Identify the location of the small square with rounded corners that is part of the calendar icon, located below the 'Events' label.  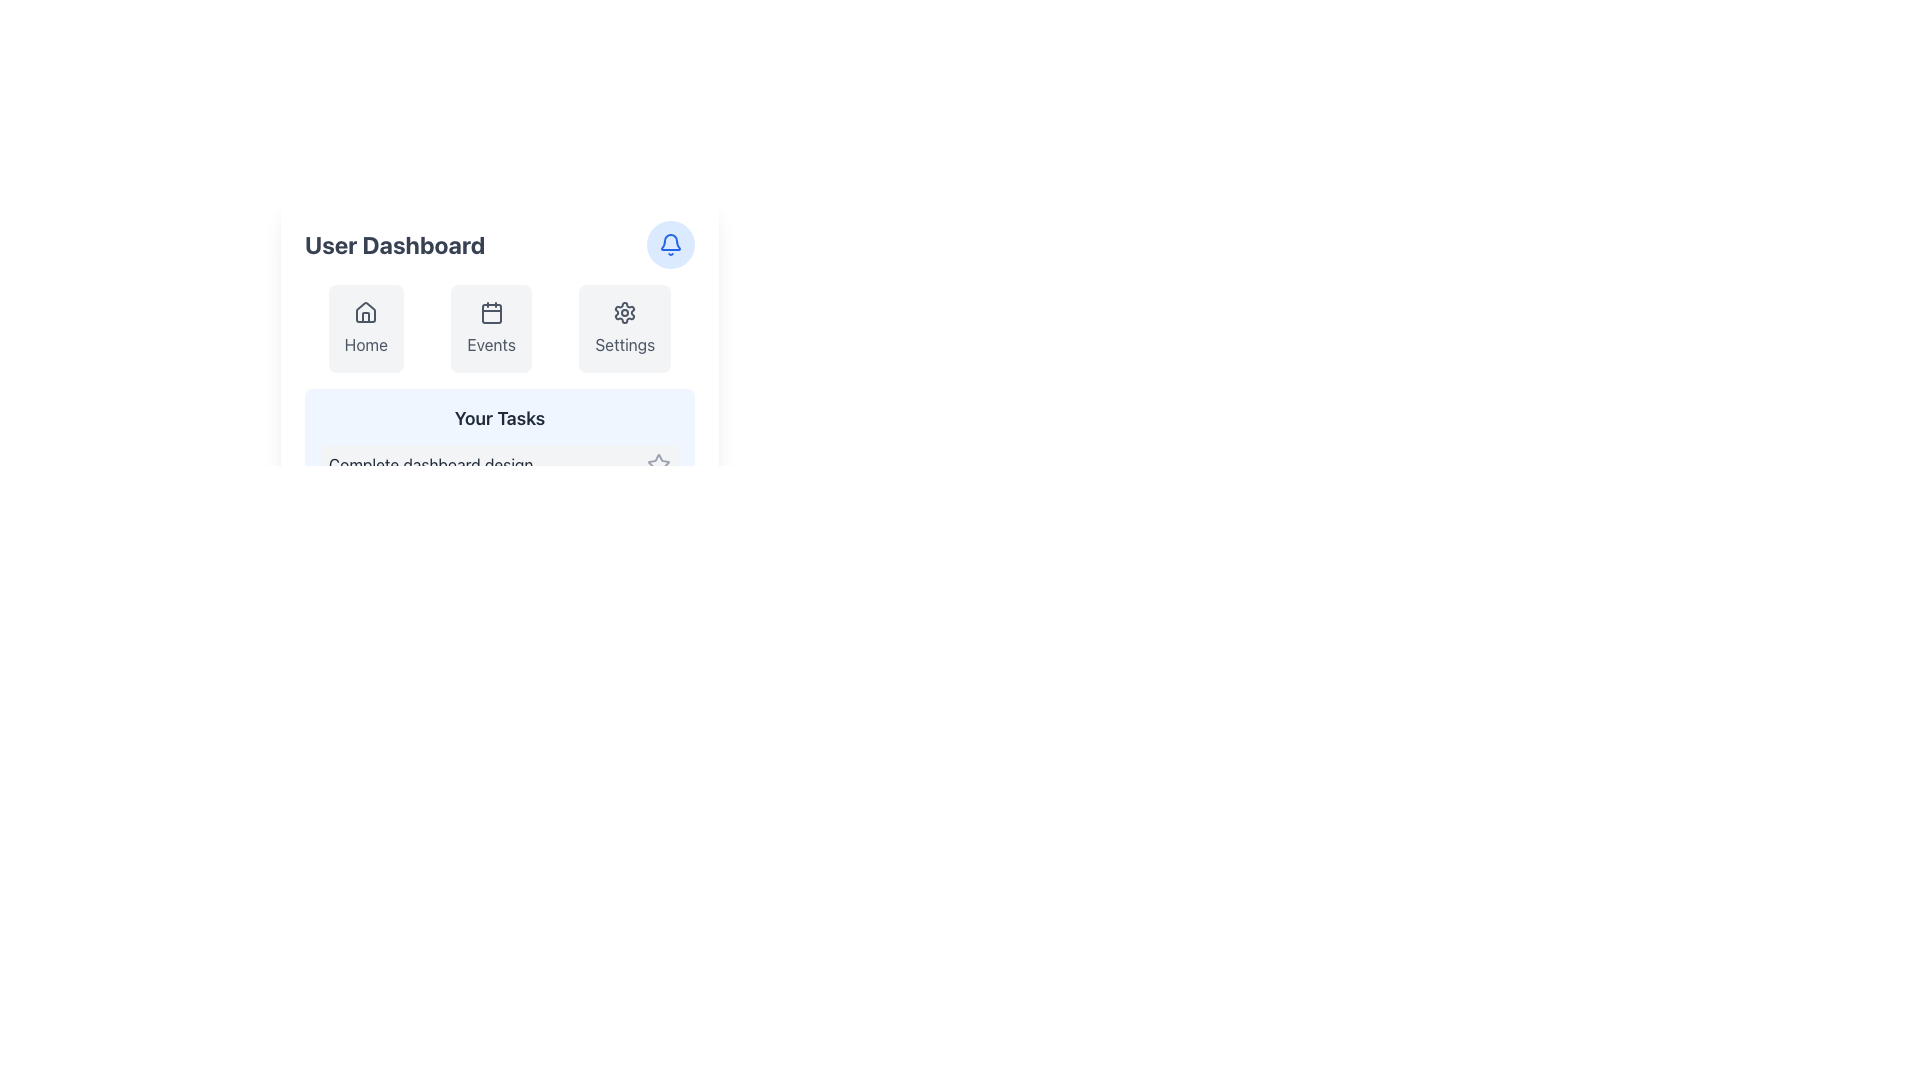
(491, 313).